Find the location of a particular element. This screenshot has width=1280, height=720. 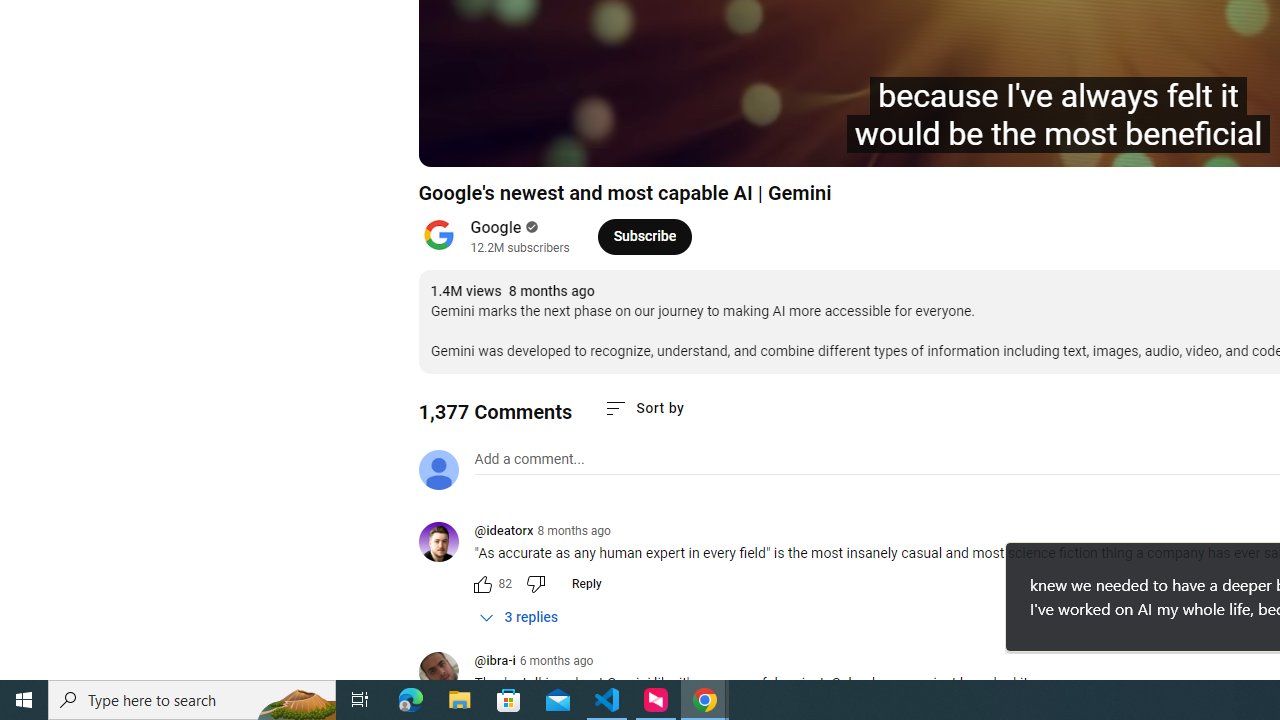

'Default profile photo' is located at coordinates (438, 470).